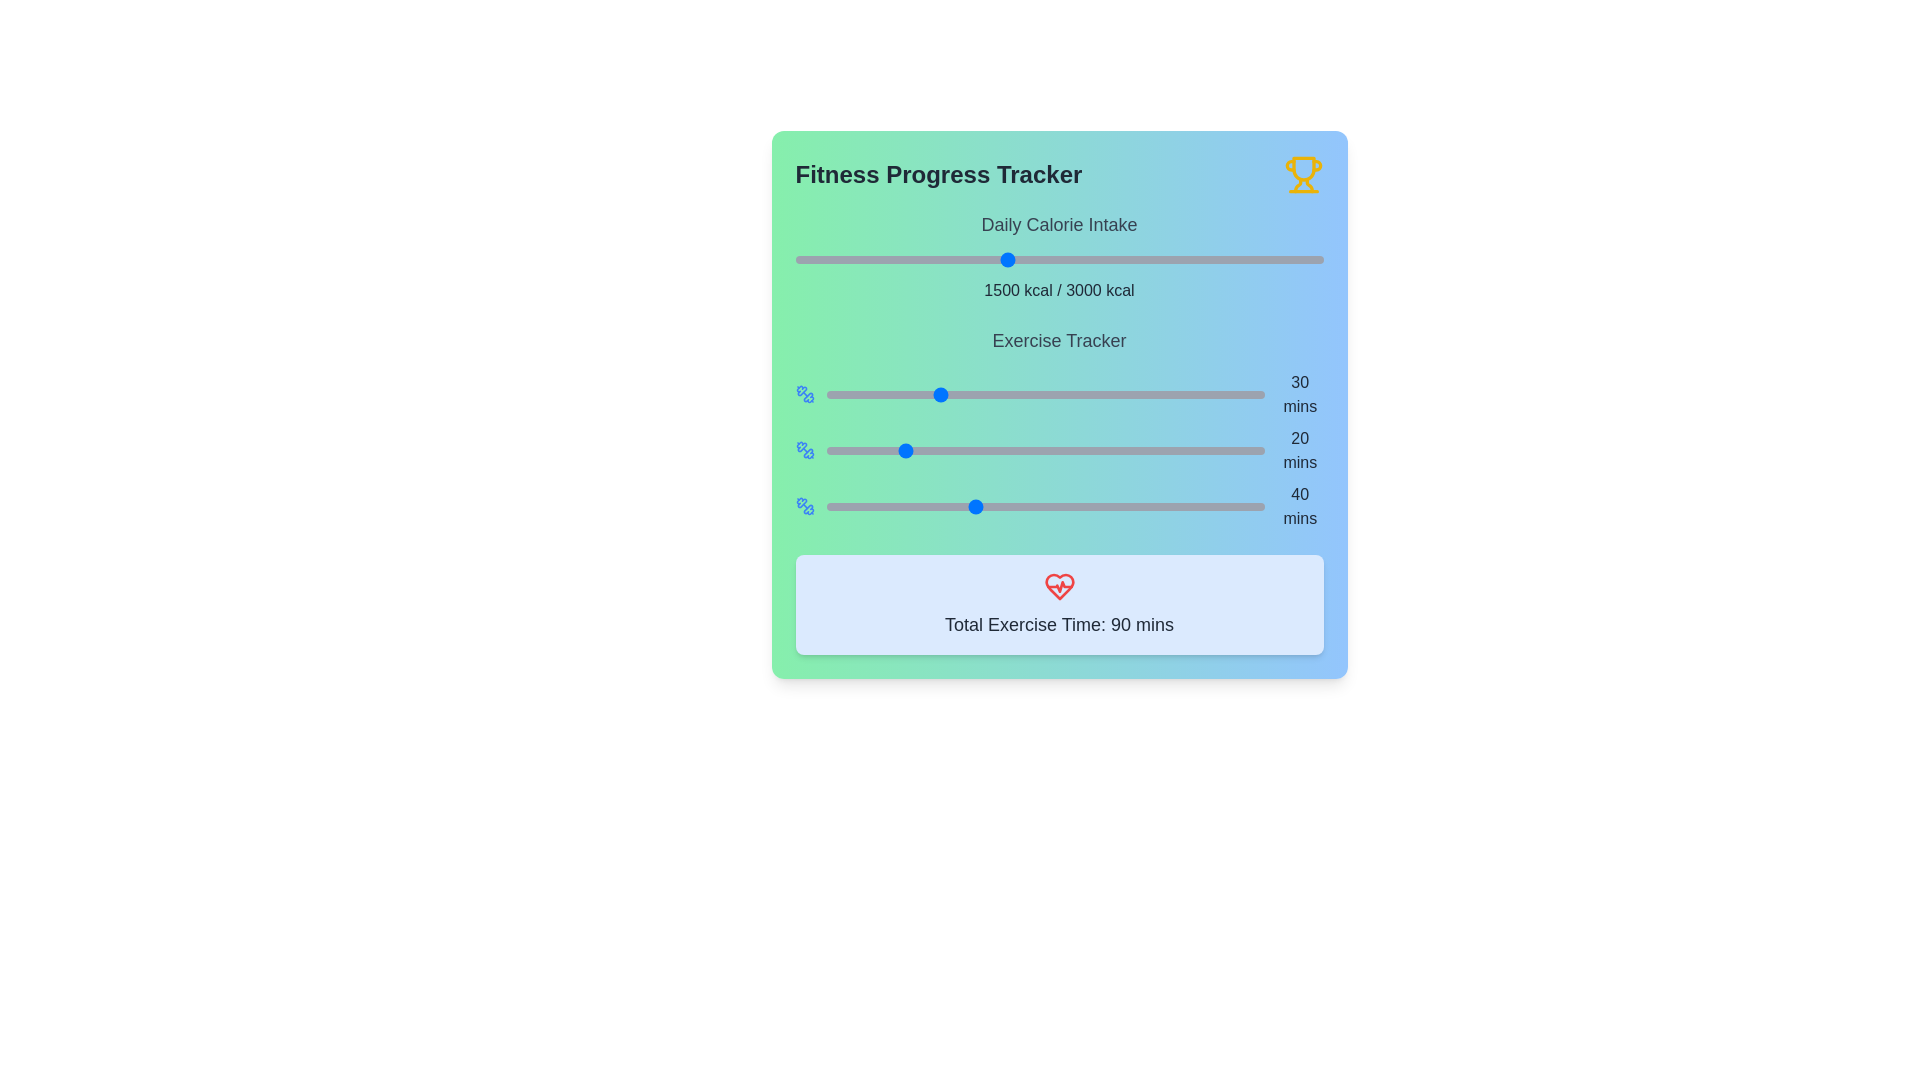 Image resolution: width=1920 pixels, height=1080 pixels. I want to click on the first decorative dumbbell-shaped icon with blue tones located in the exercise tracker section, so click(801, 391).